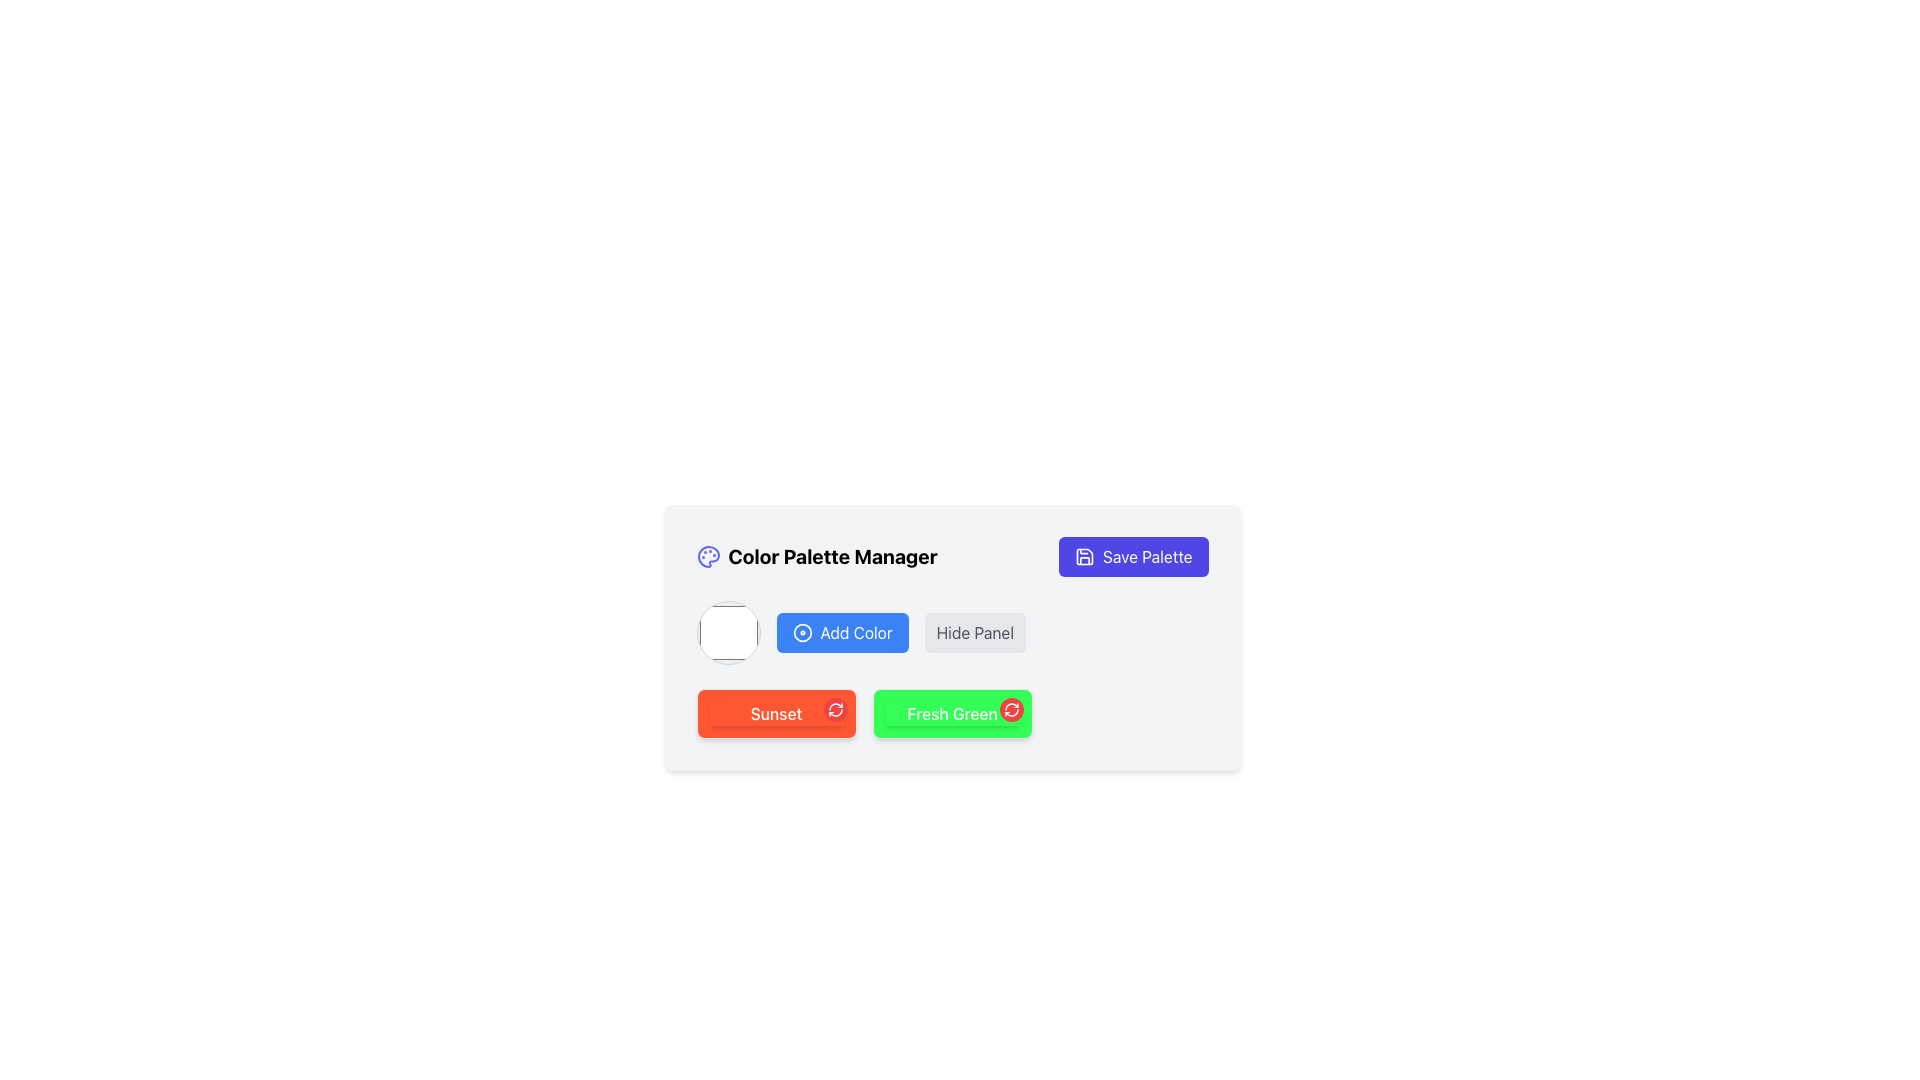 The height and width of the screenshot is (1080, 1920). Describe the element at coordinates (775, 712) in the screenshot. I see `the leftmost button labeled 'Sunset' to potentially see a tooltip or additional information` at that location.